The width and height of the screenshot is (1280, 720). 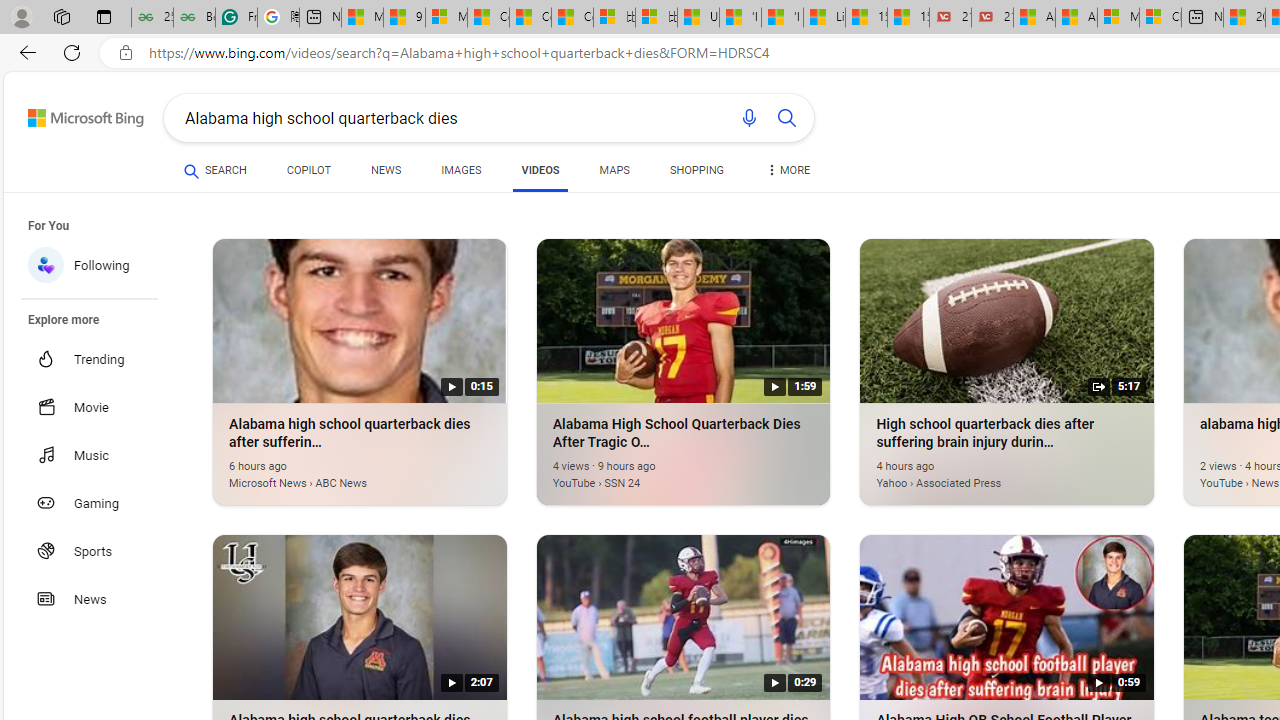 I want to click on 'SEARCH', so click(x=215, y=170).